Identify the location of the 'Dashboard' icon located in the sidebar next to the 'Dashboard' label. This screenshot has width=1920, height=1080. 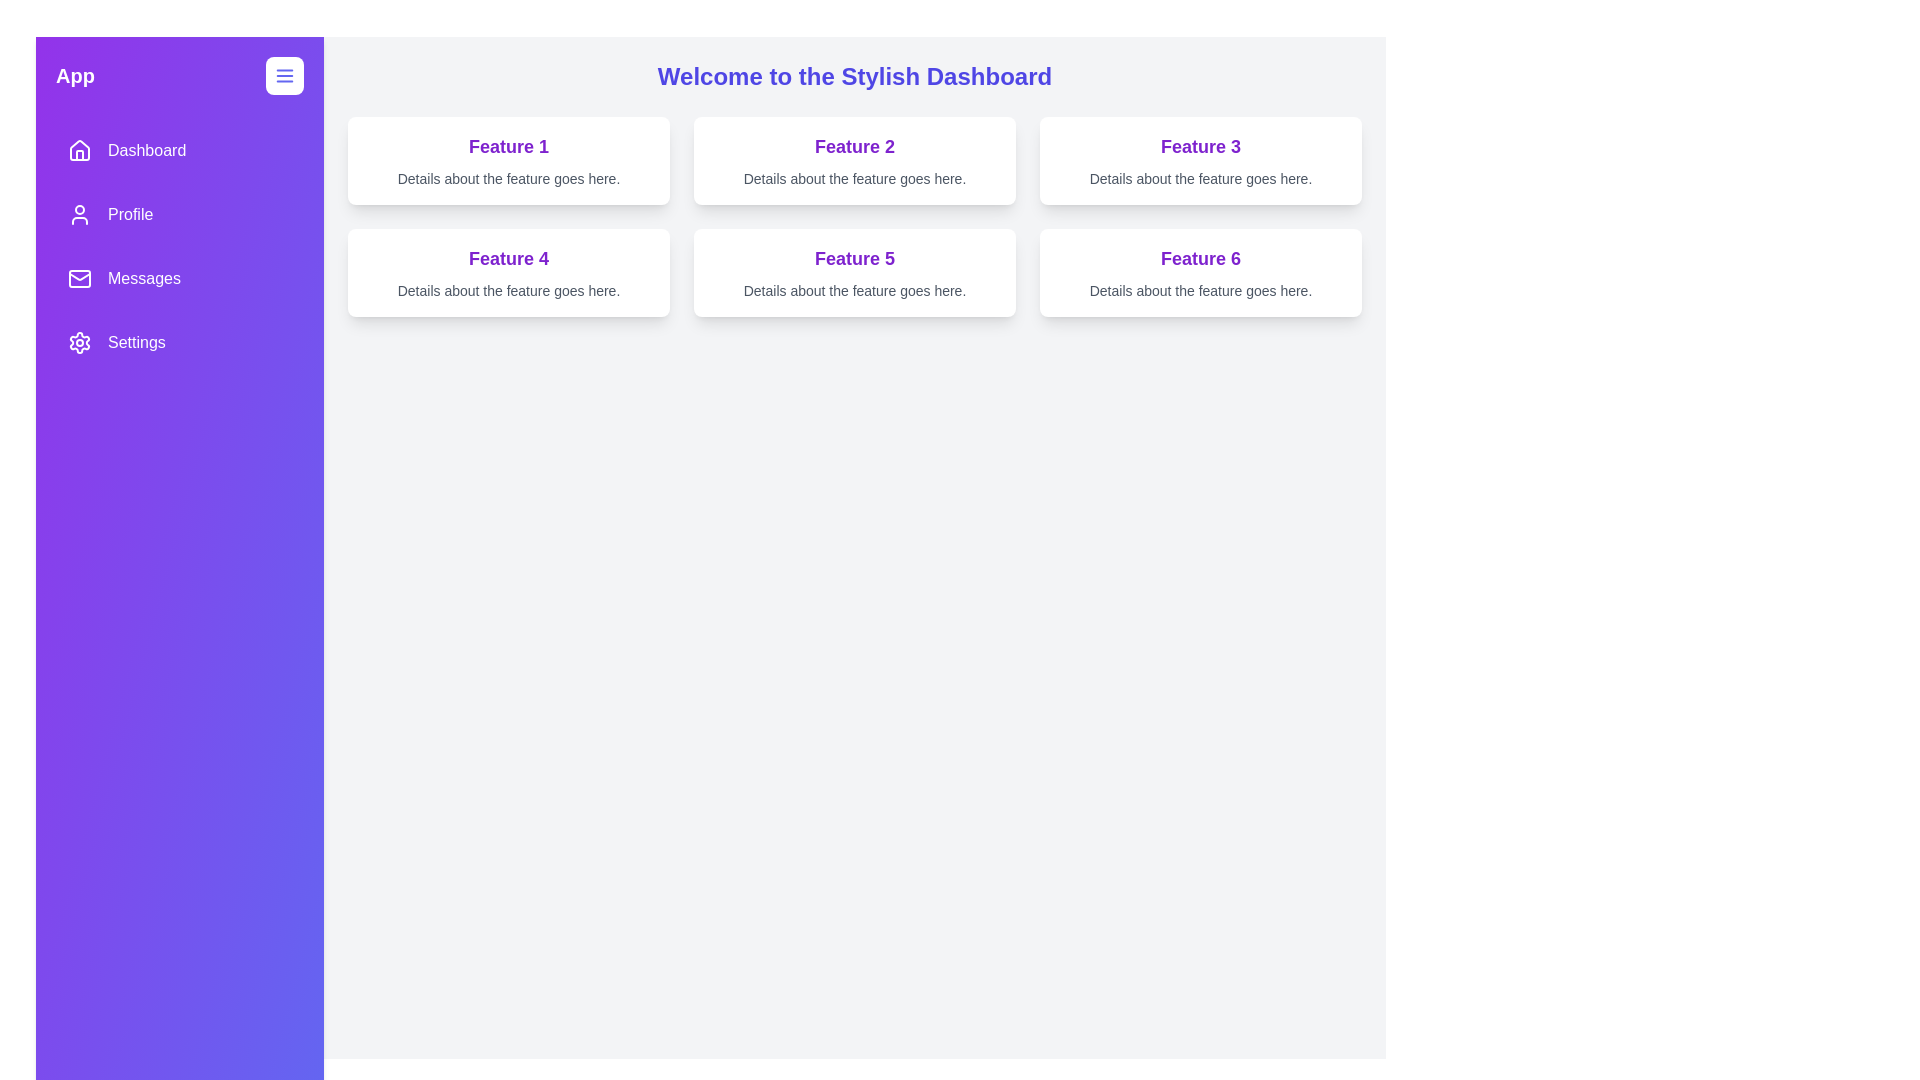
(80, 149).